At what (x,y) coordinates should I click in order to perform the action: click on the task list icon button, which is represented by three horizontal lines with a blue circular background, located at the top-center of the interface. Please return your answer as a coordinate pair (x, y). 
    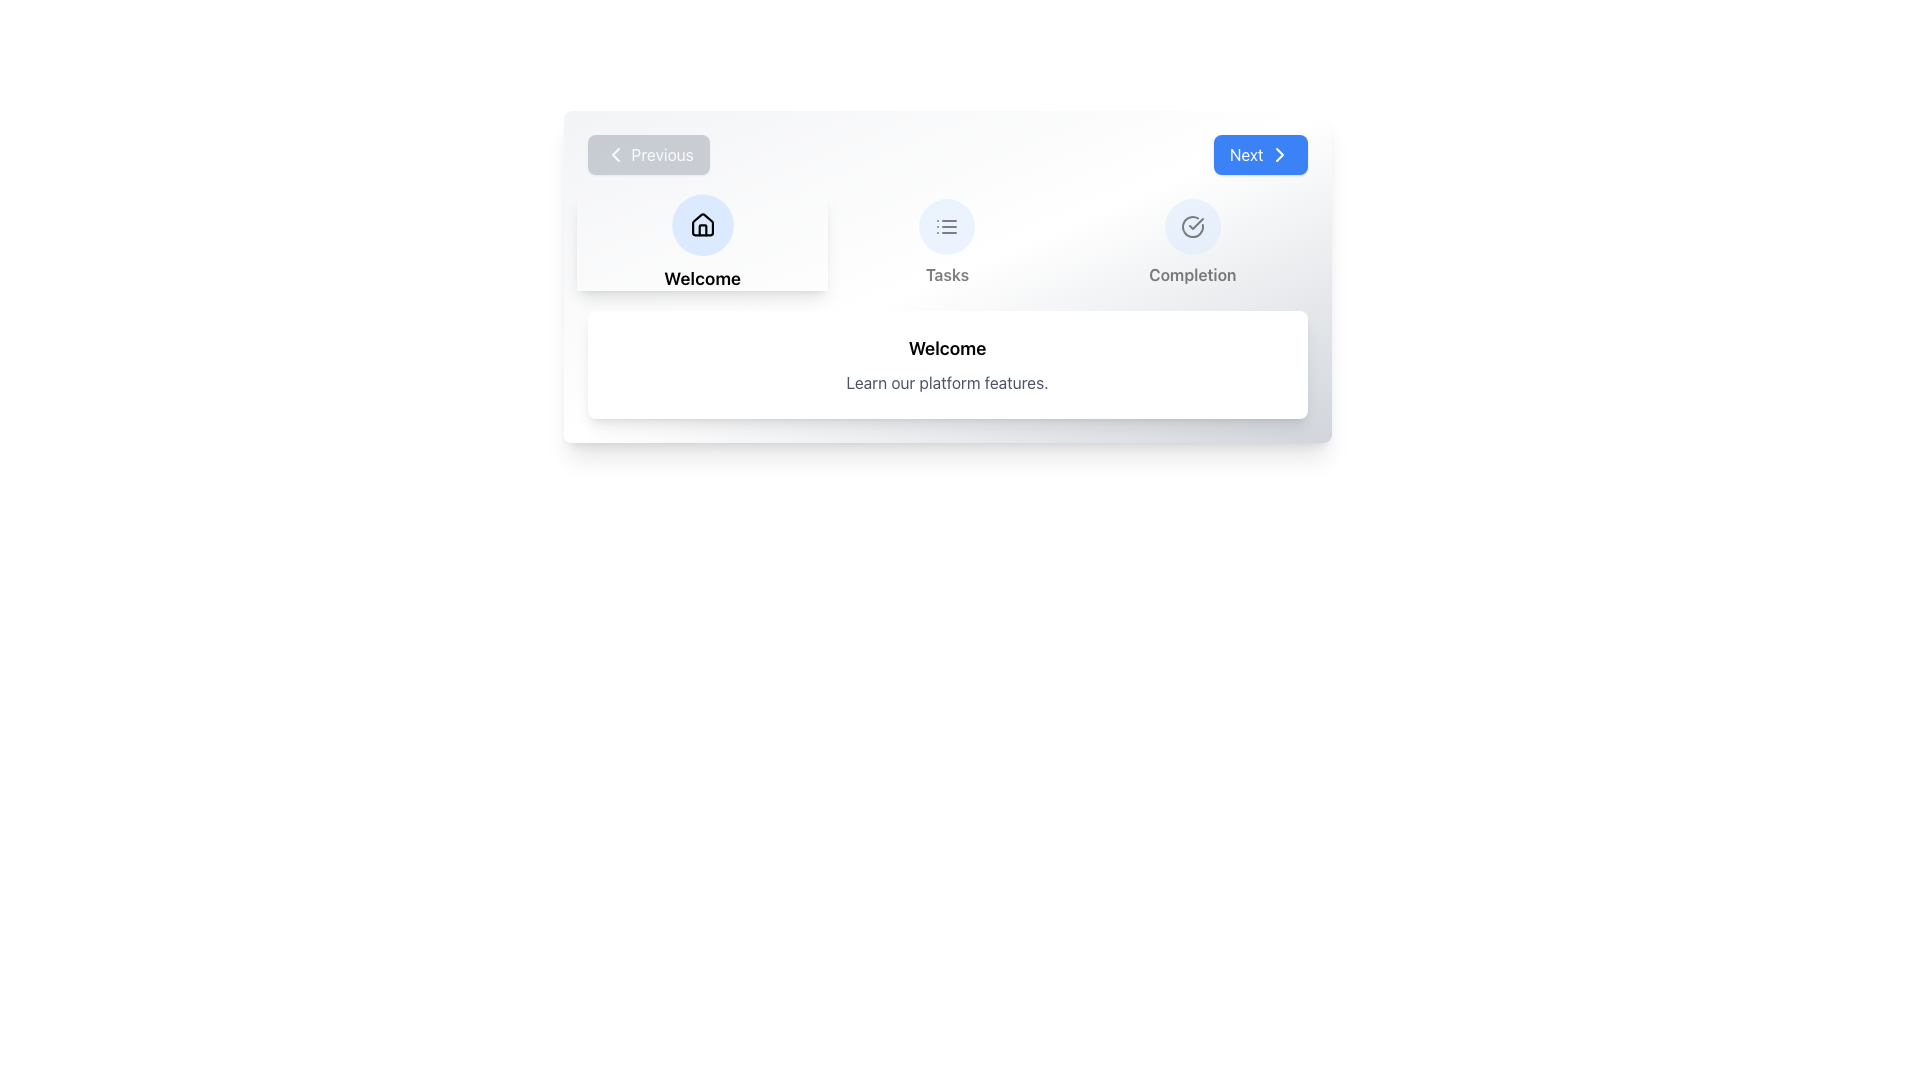
    Looking at the image, I should click on (946, 226).